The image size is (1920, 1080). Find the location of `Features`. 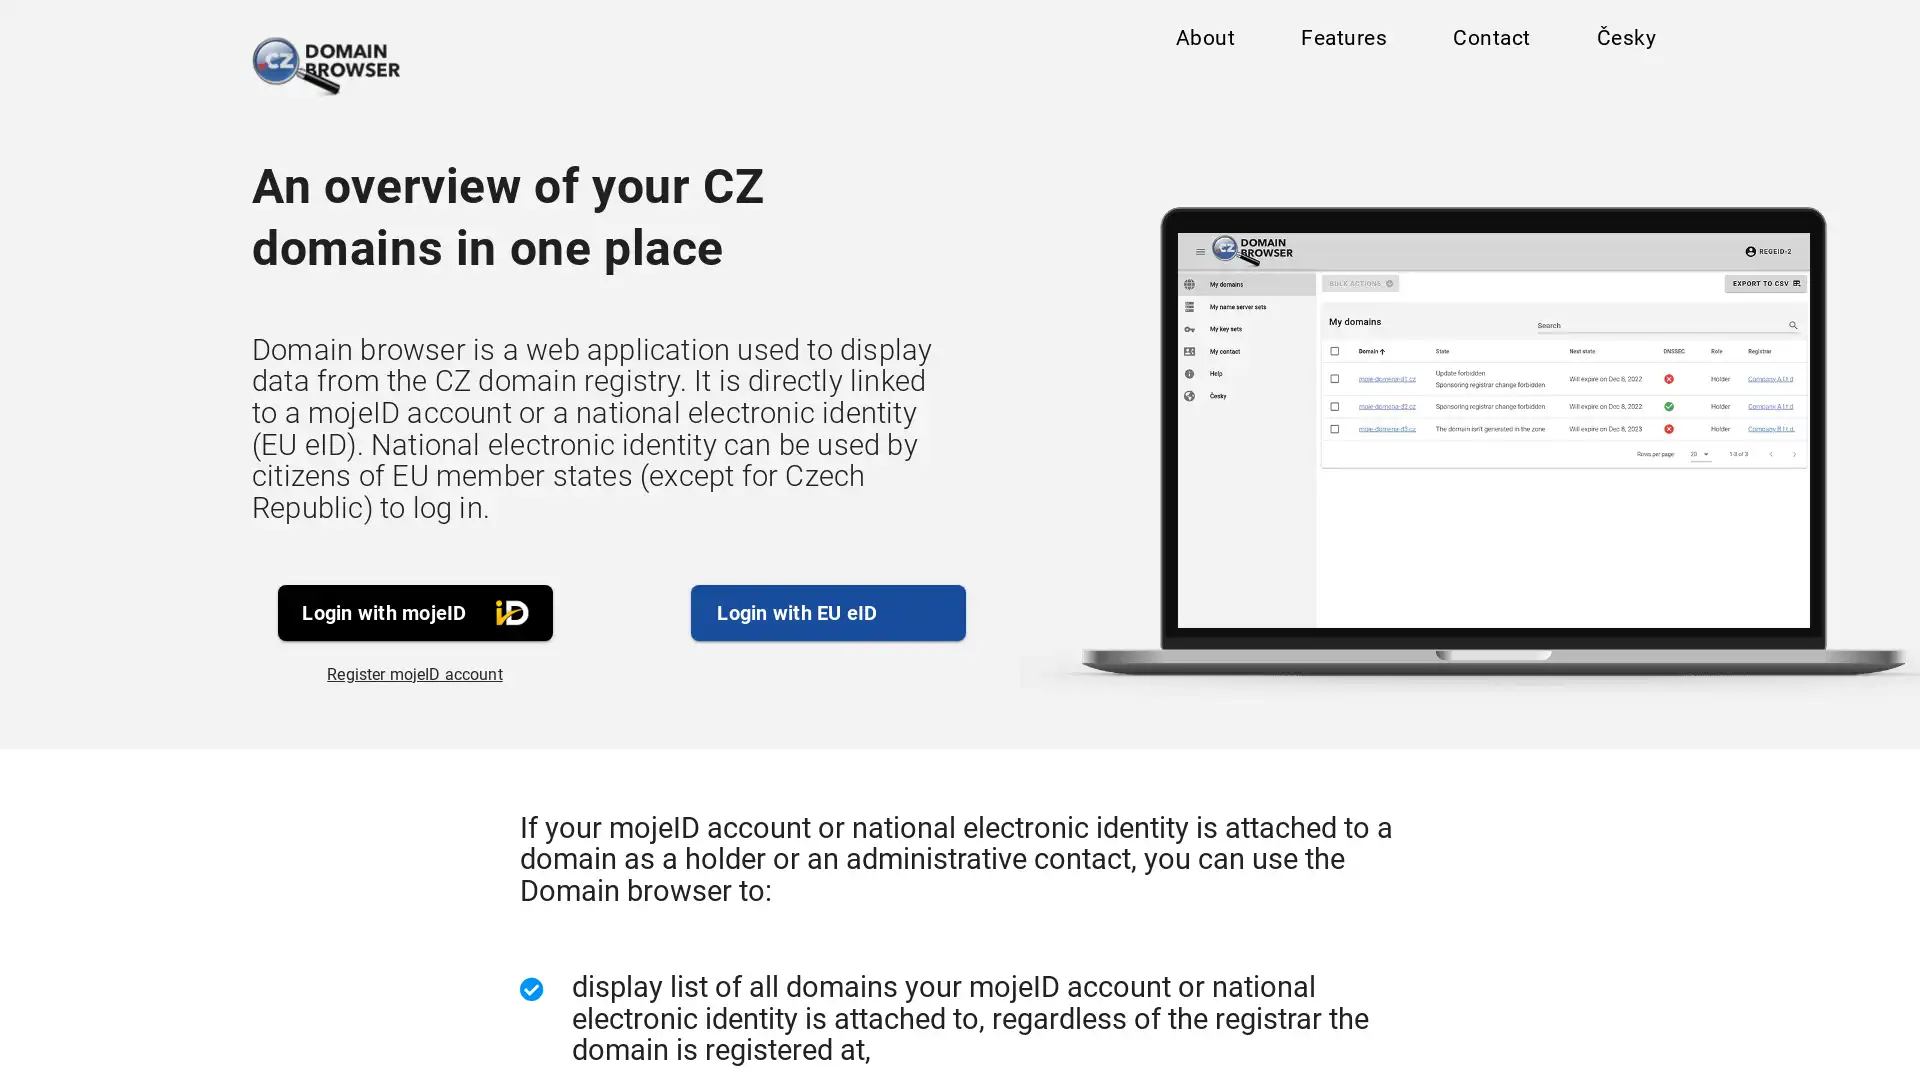

Features is located at coordinates (1343, 42).